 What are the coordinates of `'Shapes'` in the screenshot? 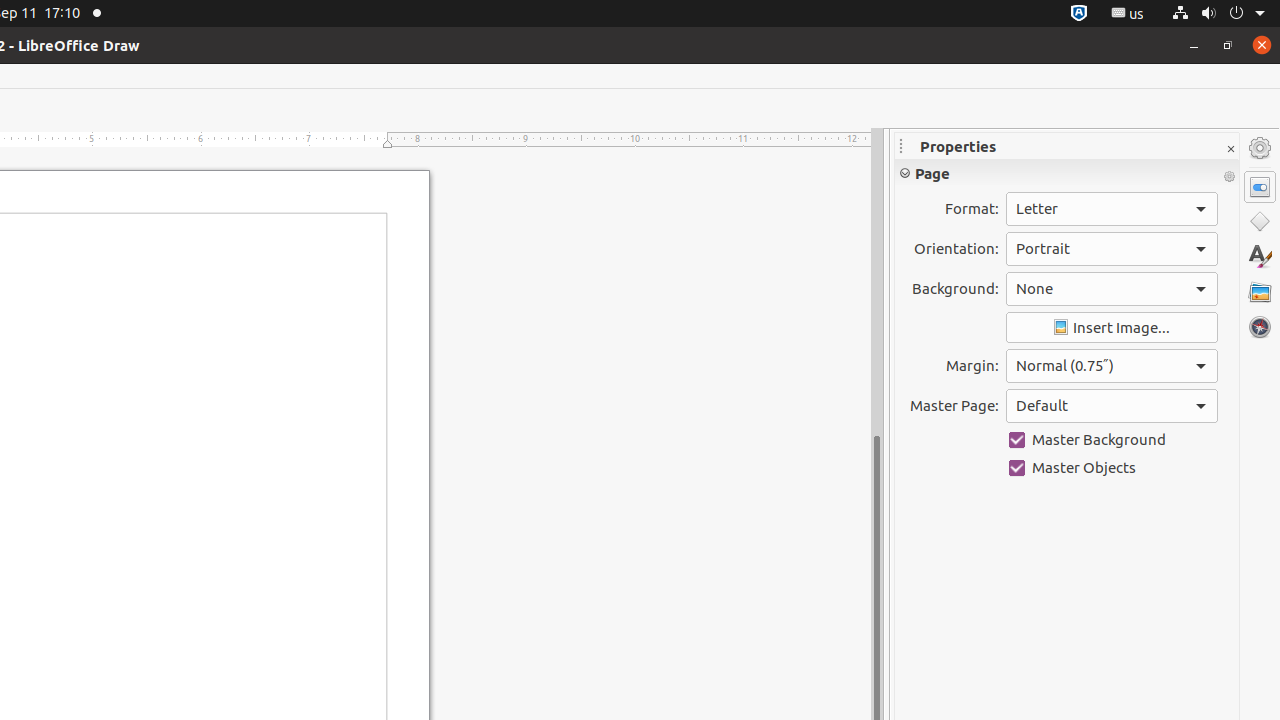 It's located at (1259, 221).